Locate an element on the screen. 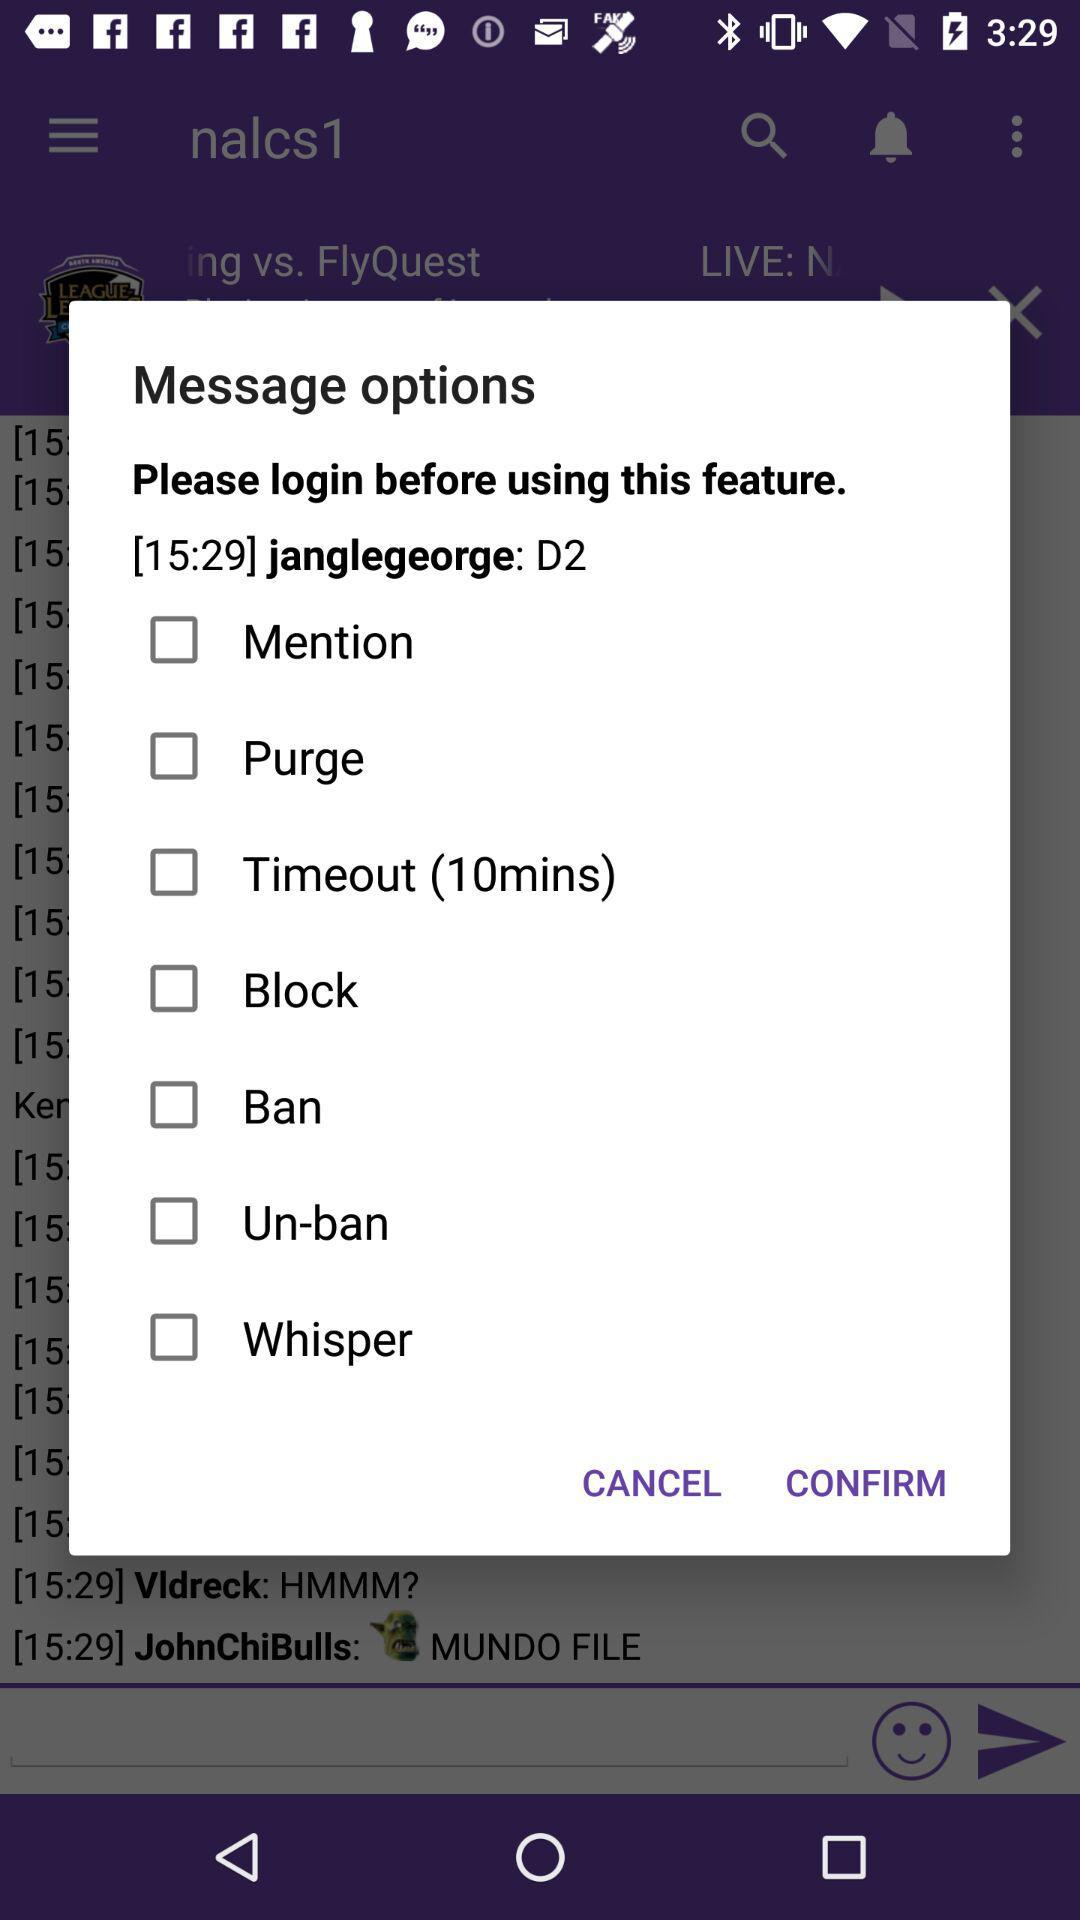 The width and height of the screenshot is (1080, 1920). mention checkbox is located at coordinates (538, 640).